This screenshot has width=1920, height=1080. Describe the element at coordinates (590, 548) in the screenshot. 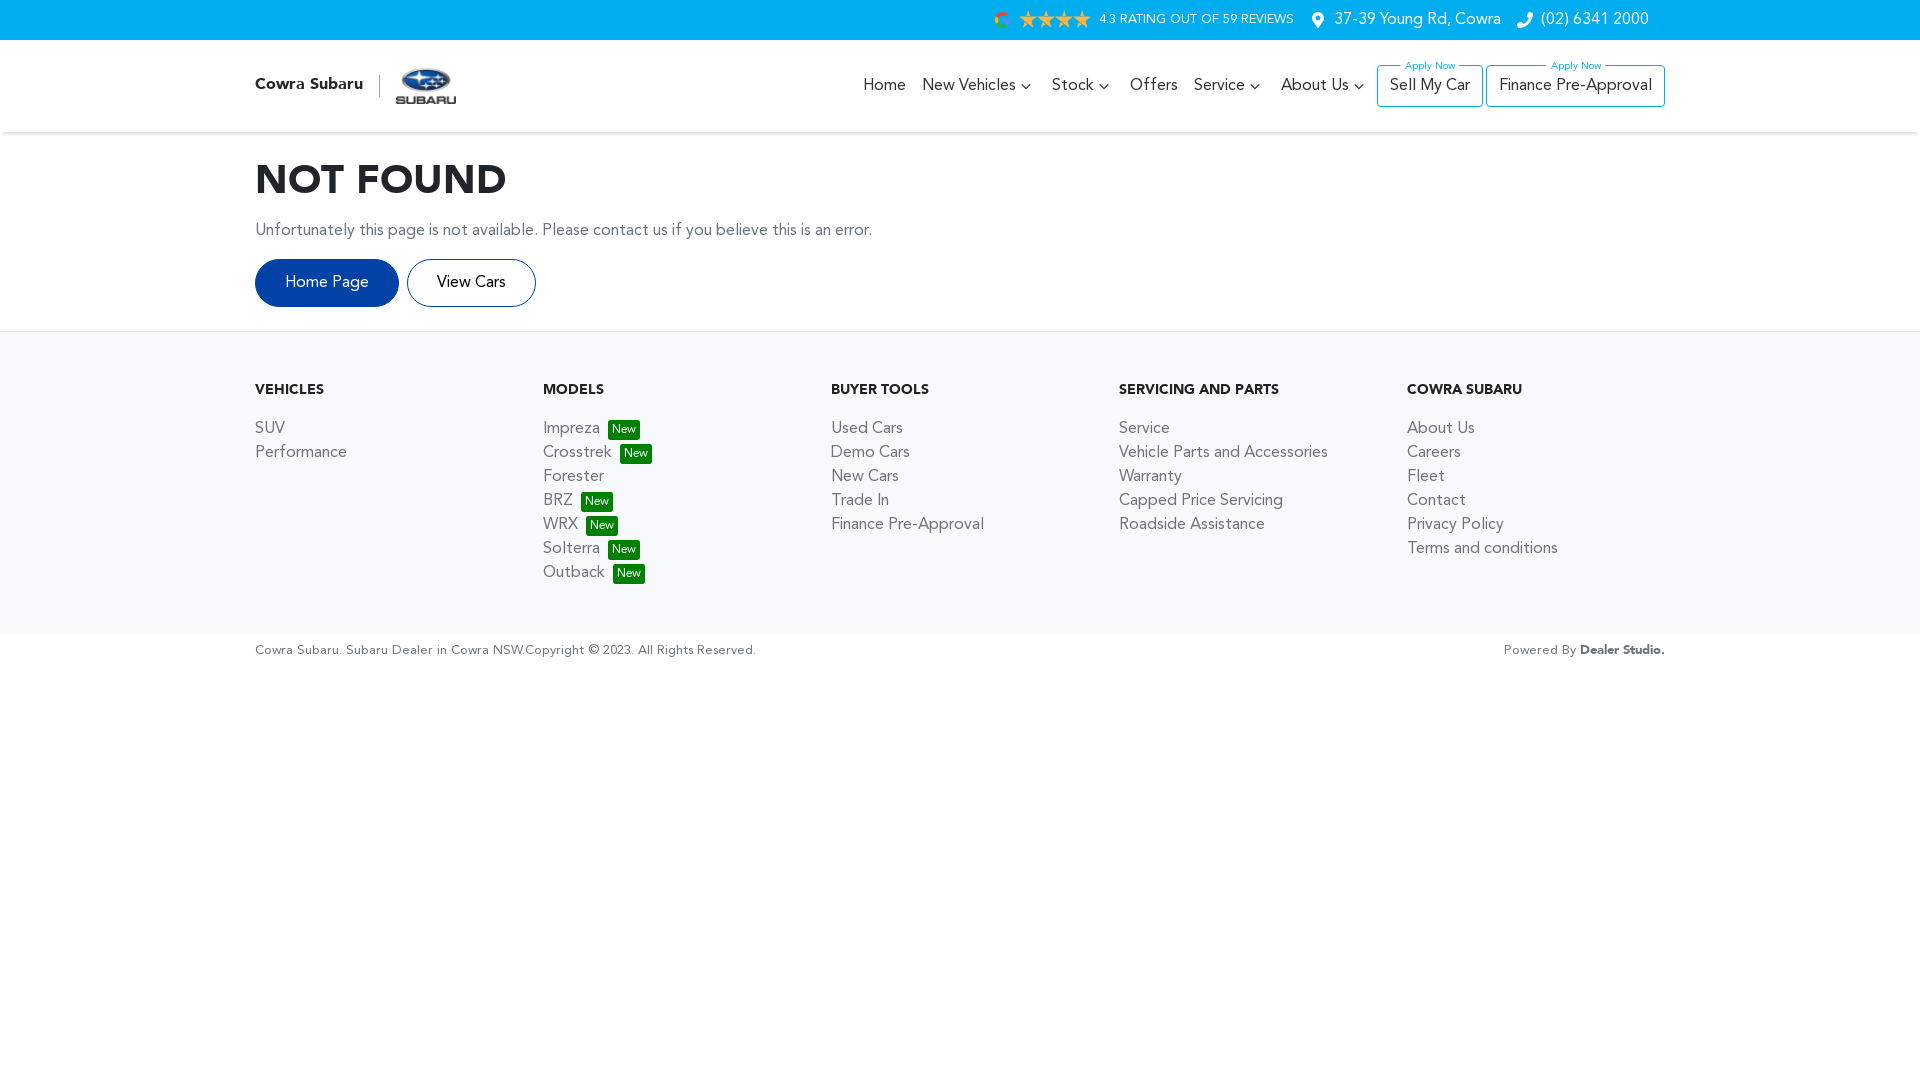

I see `'Solterra'` at that location.